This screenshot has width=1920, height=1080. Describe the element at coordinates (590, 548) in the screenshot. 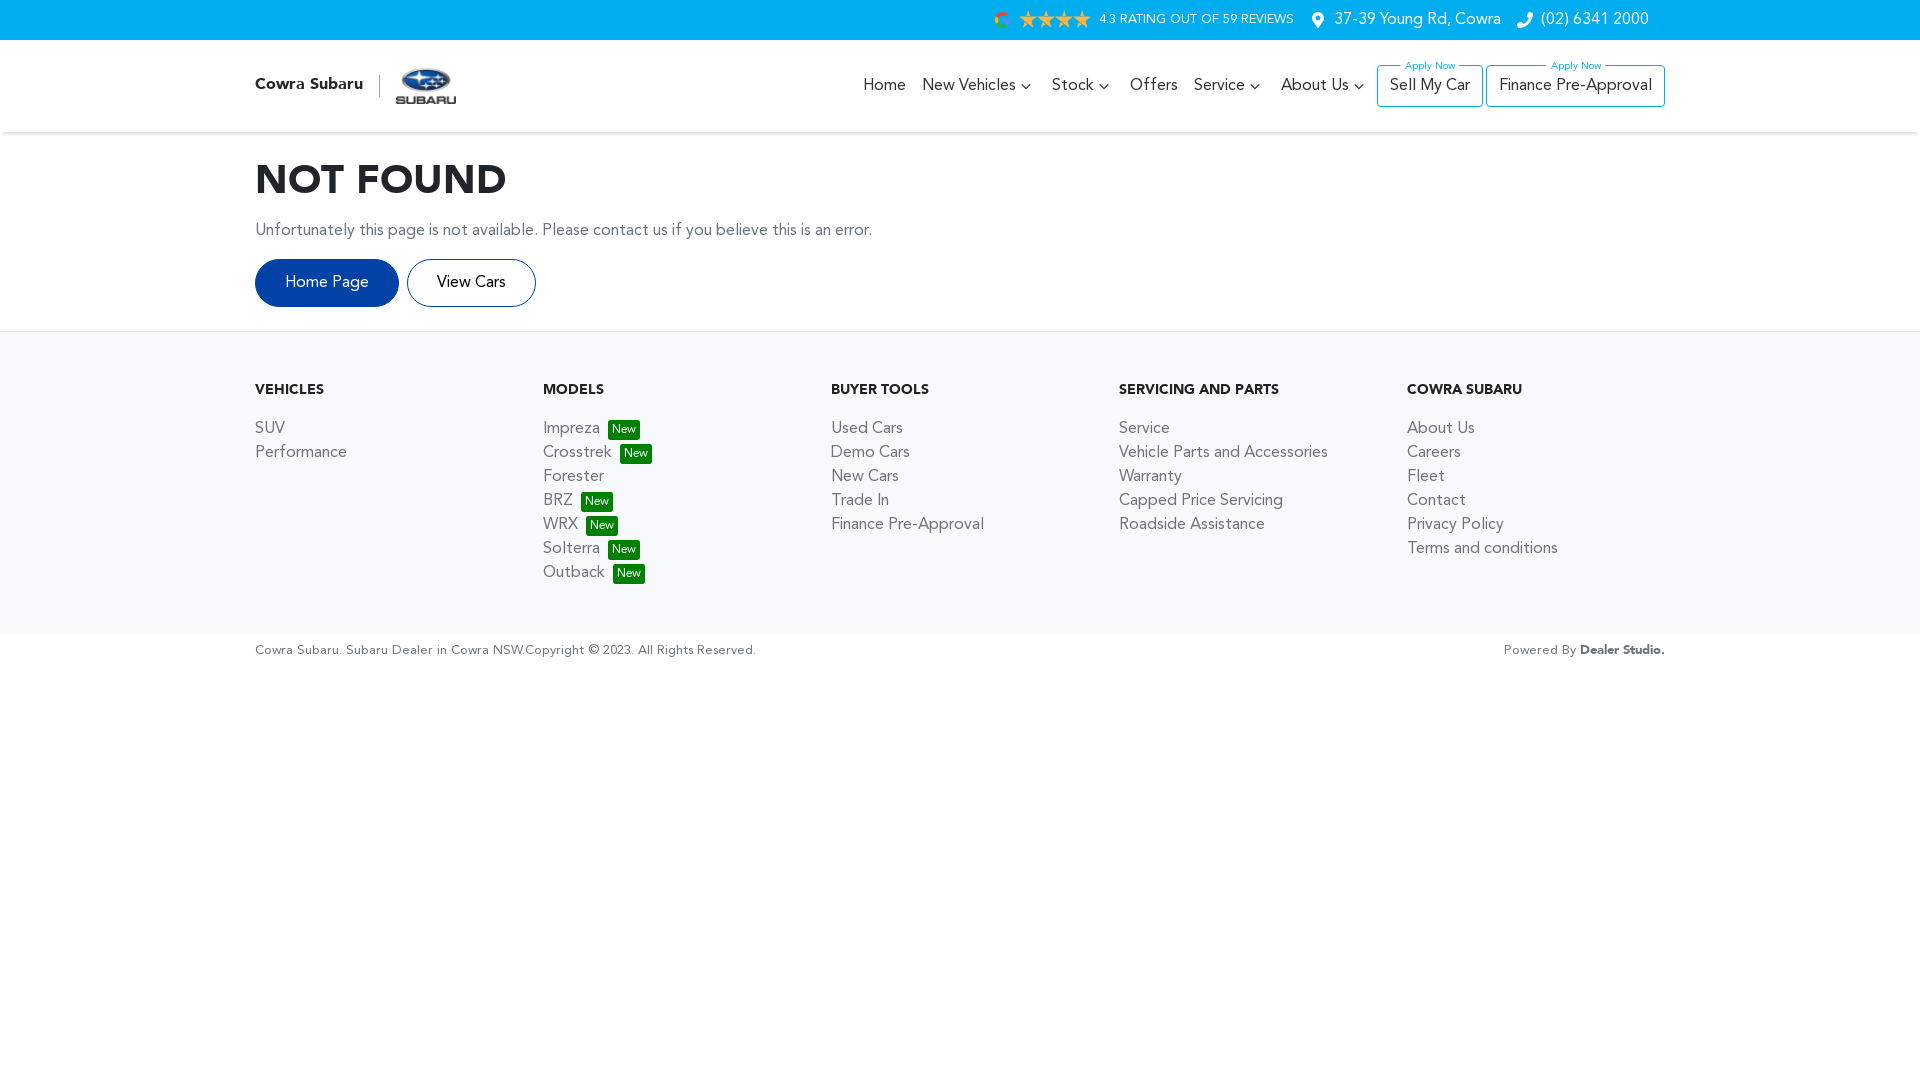

I see `'Solterra'` at that location.